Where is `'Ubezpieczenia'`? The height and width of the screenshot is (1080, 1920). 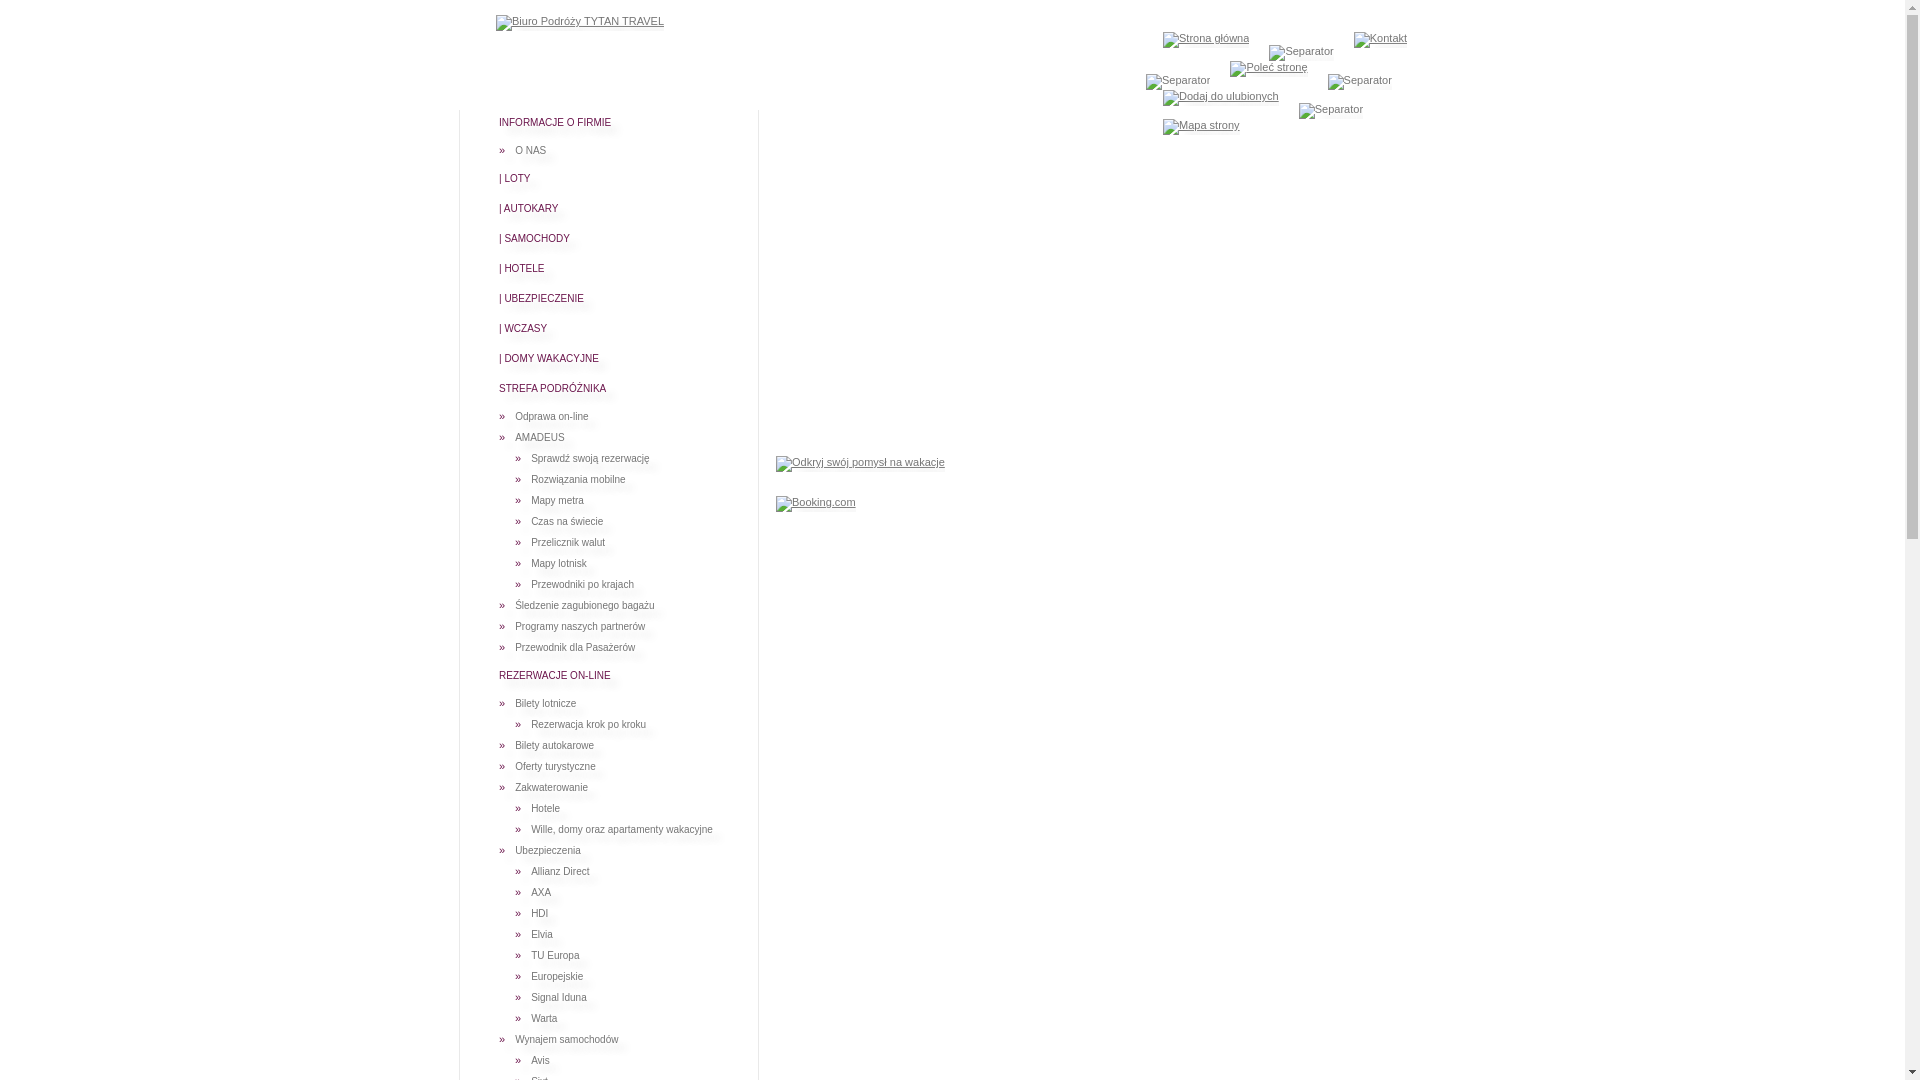
'Ubezpieczenia' is located at coordinates (547, 851).